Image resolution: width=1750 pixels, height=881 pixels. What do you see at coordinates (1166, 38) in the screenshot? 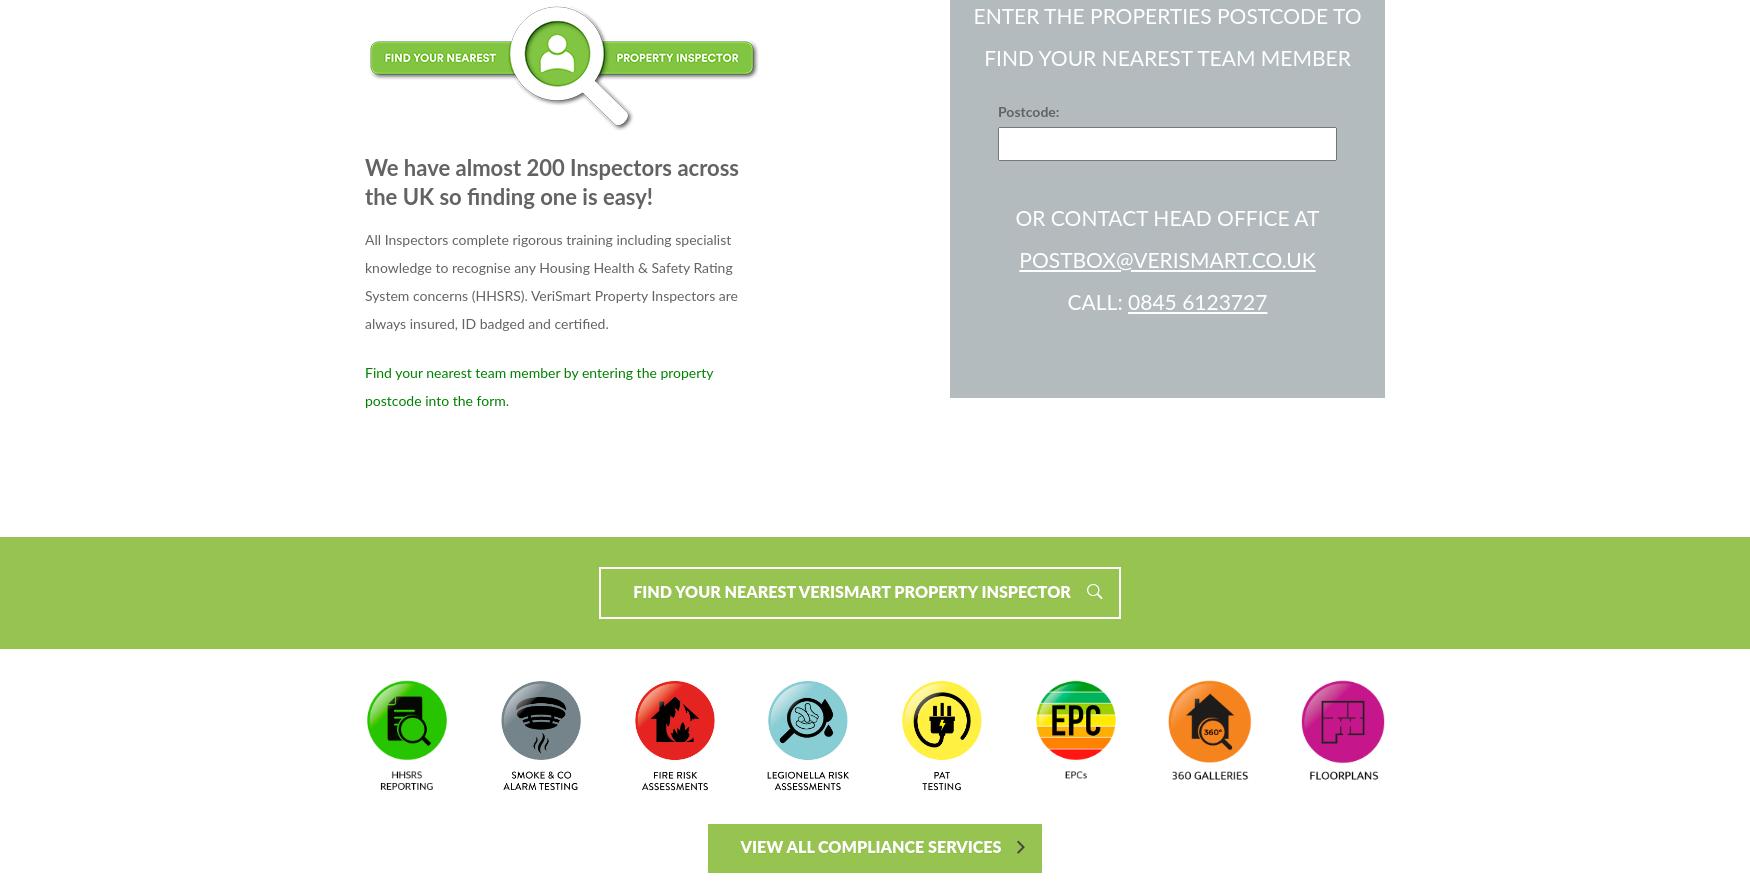
I see `'Enter the properties postcode to find your nearest team member'` at bounding box center [1166, 38].